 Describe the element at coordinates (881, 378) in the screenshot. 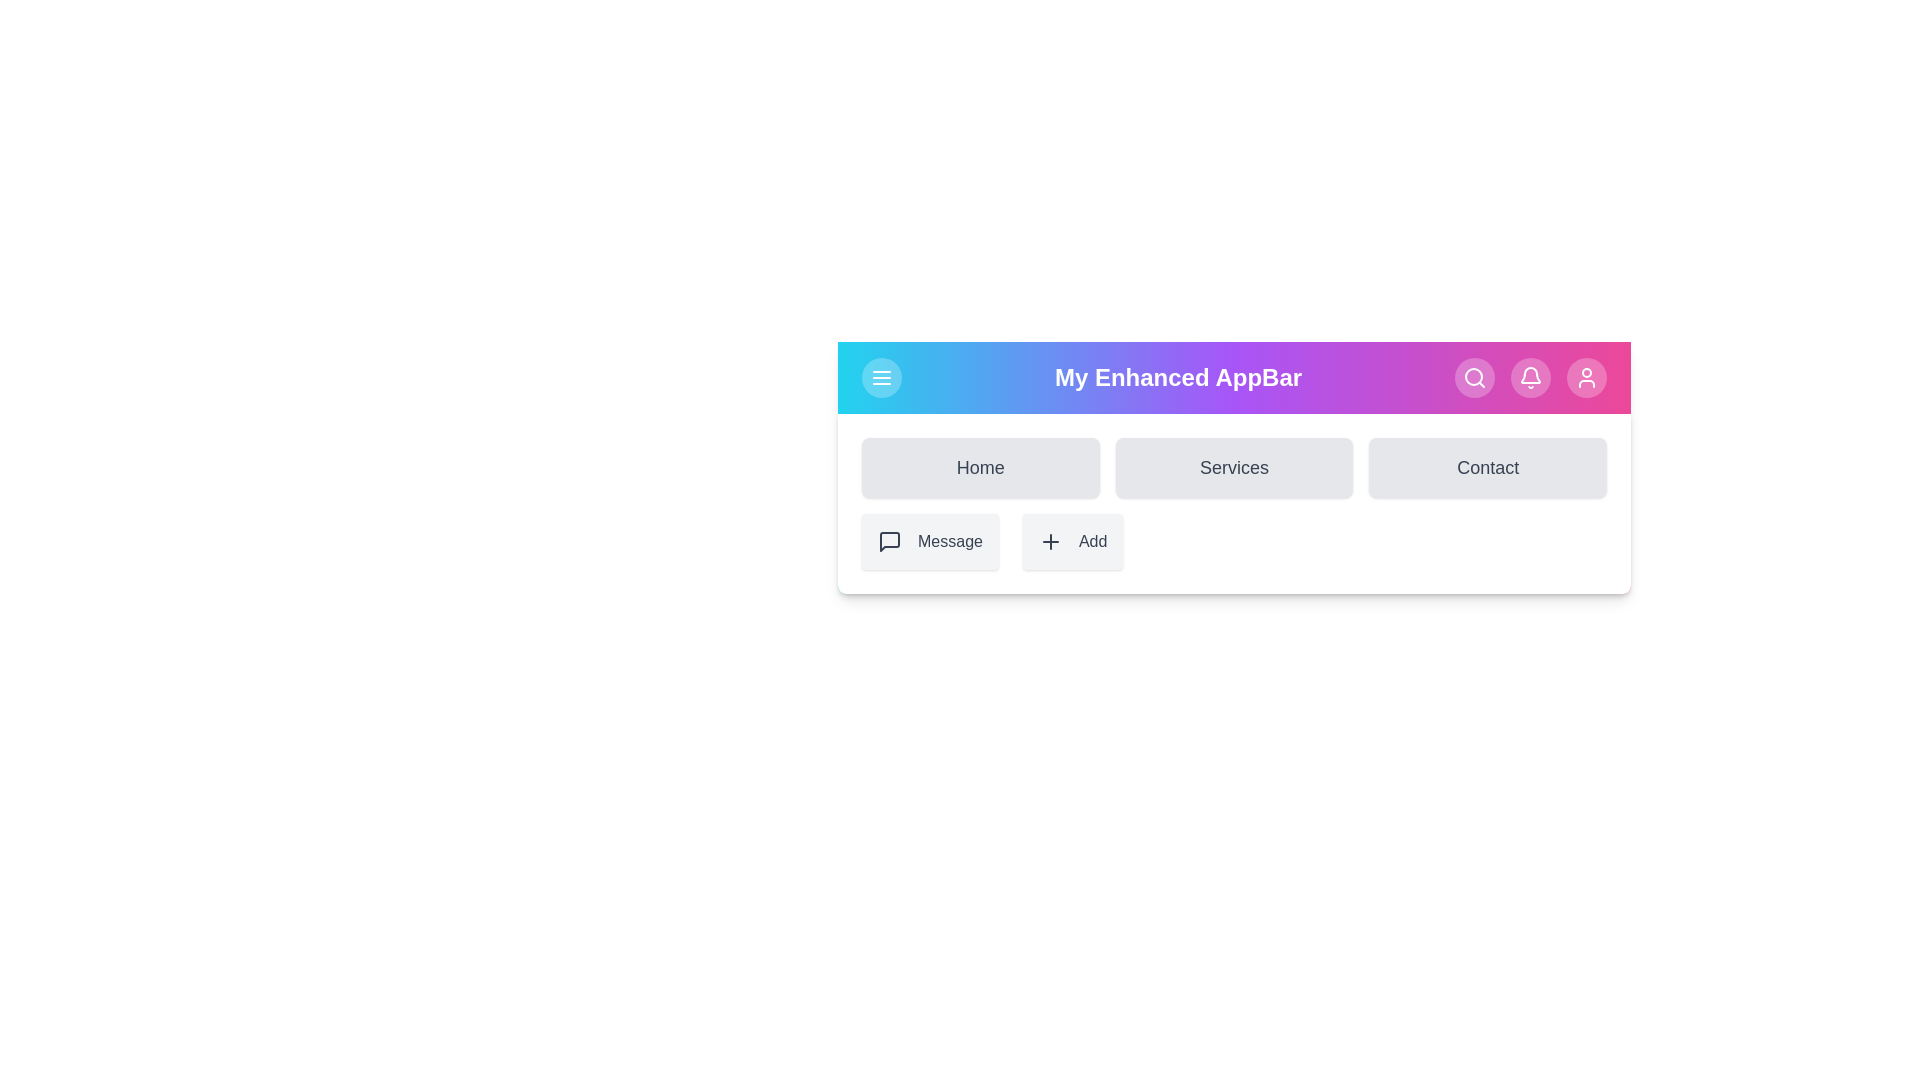

I see `the menu toggle button to toggle the visibility of the main menu` at that location.